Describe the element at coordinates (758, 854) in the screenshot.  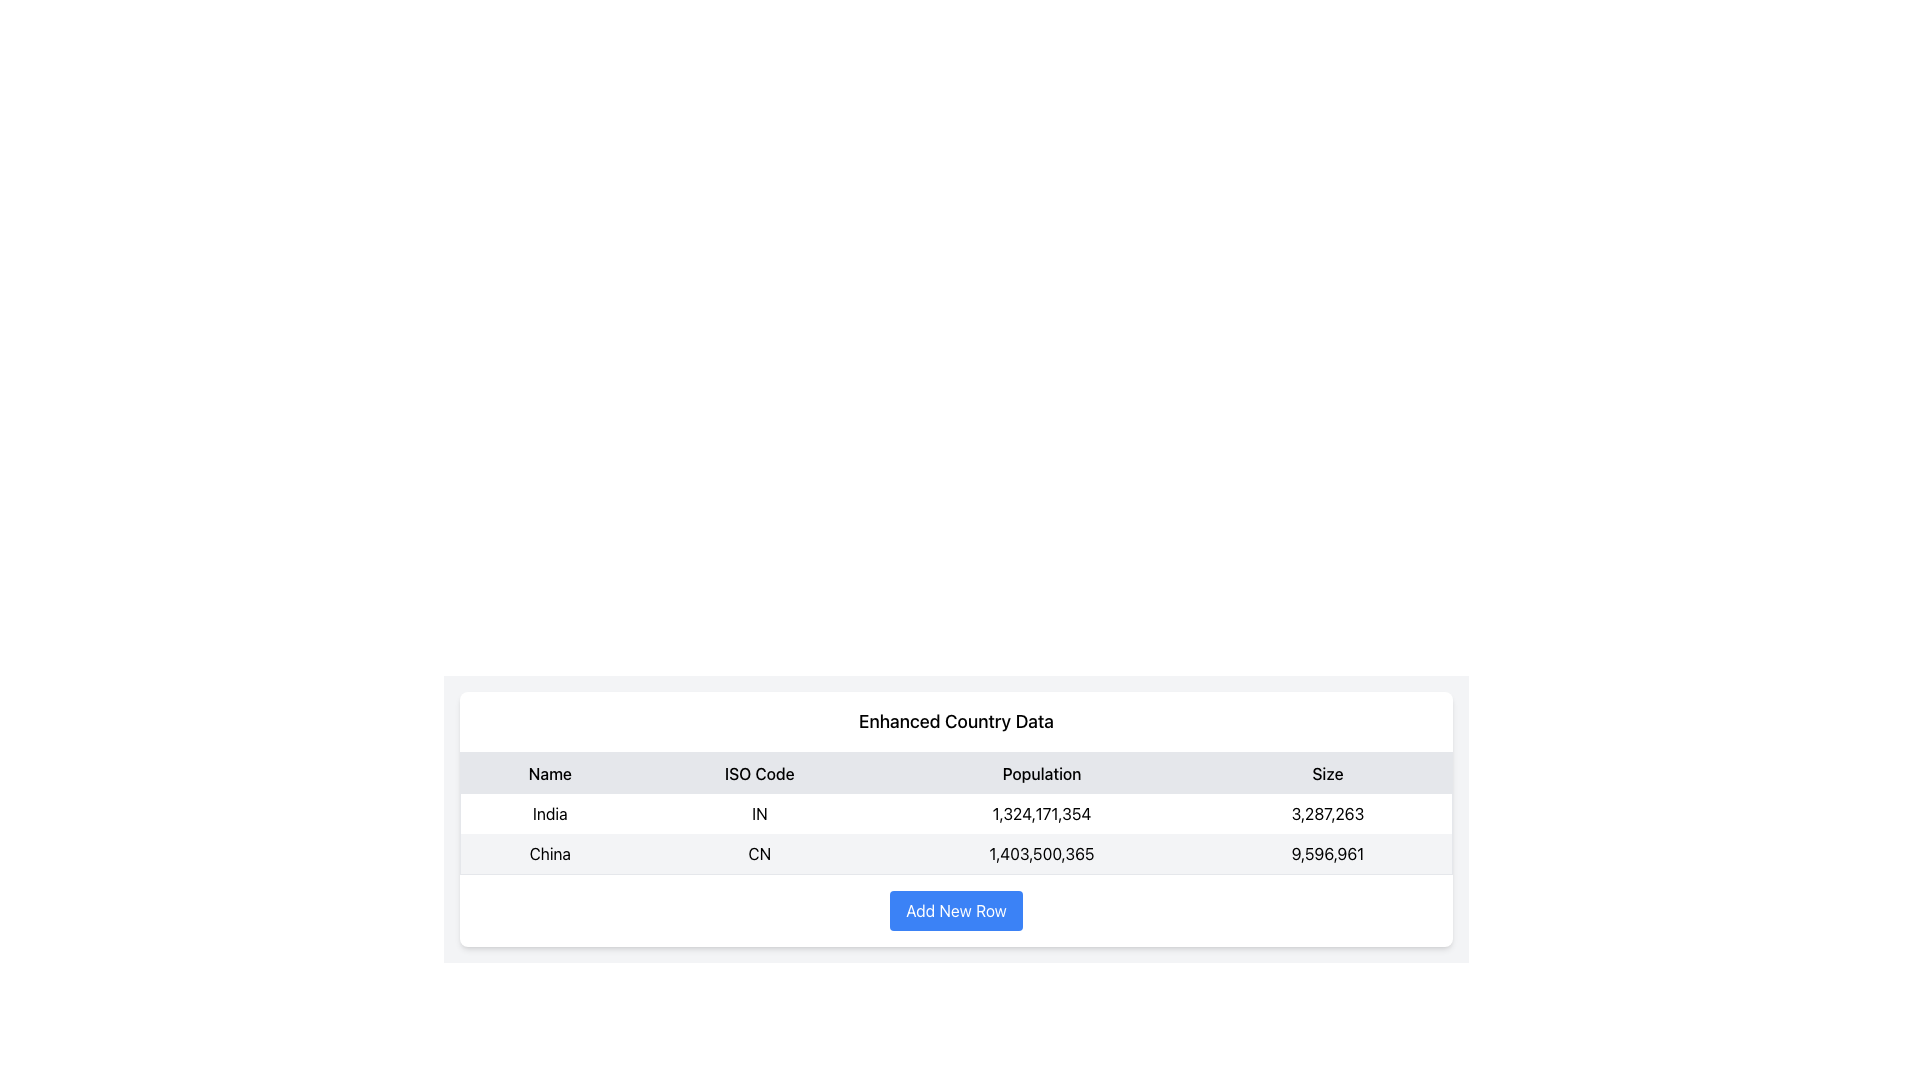
I see `the text label displaying 'CN' in bold black font, located` at that location.